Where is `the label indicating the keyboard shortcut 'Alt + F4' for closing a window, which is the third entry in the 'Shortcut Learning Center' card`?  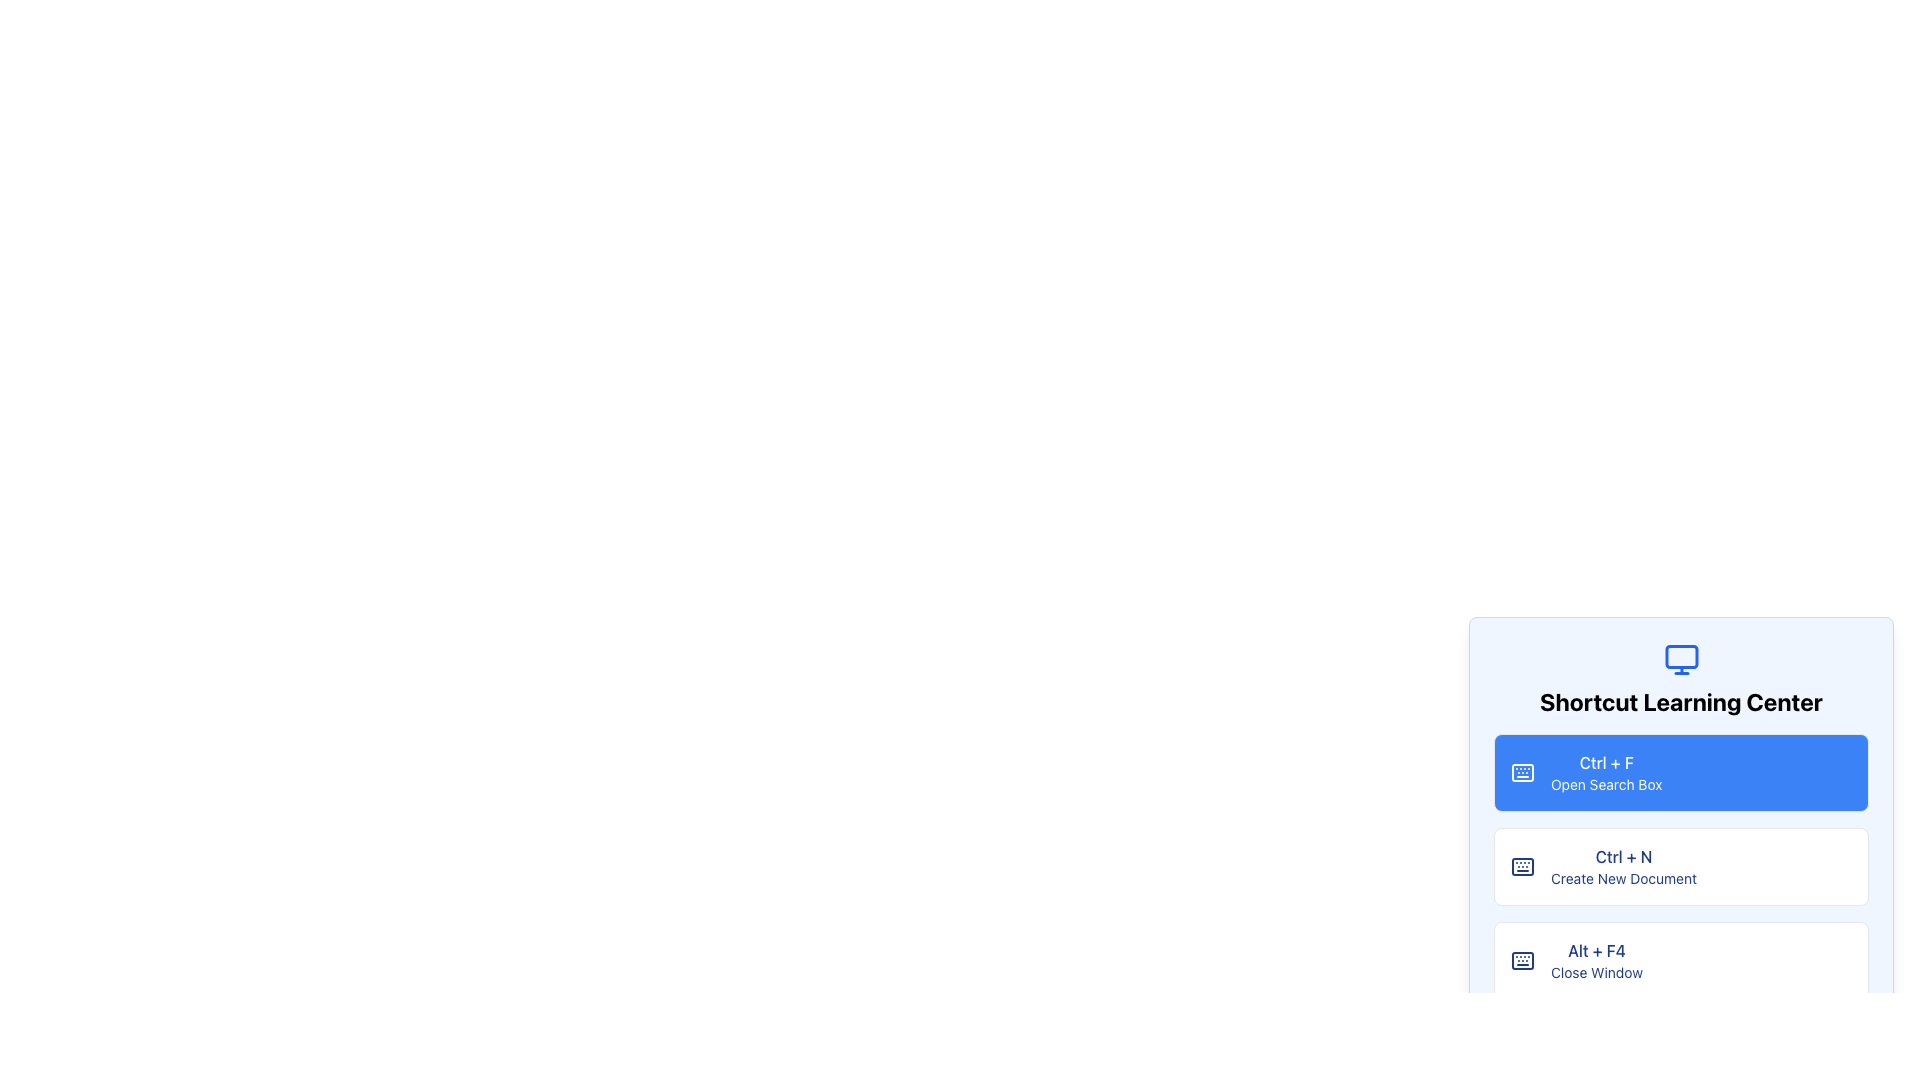
the label indicating the keyboard shortcut 'Alt + F4' for closing a window, which is the third entry in the 'Shortcut Learning Center' card is located at coordinates (1595, 950).